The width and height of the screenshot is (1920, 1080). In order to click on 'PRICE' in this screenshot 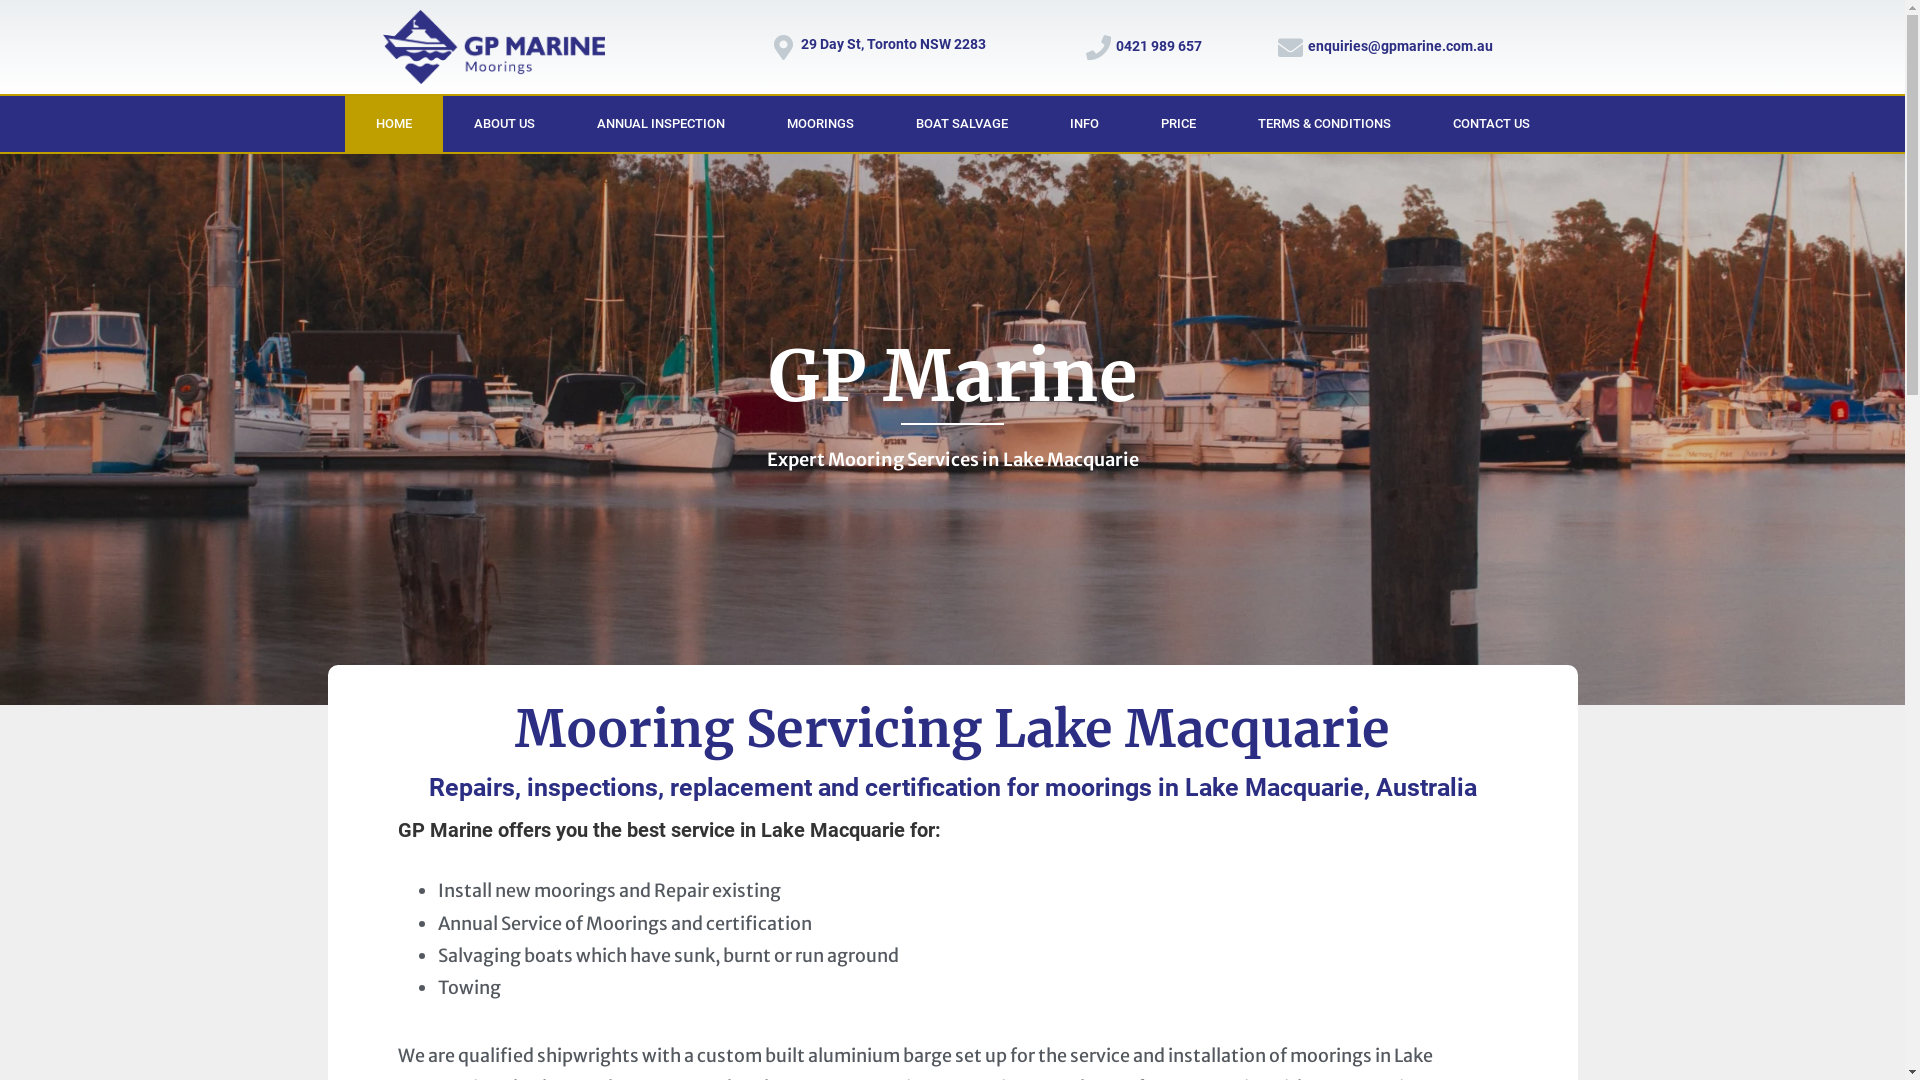, I will do `click(1178, 123)`.